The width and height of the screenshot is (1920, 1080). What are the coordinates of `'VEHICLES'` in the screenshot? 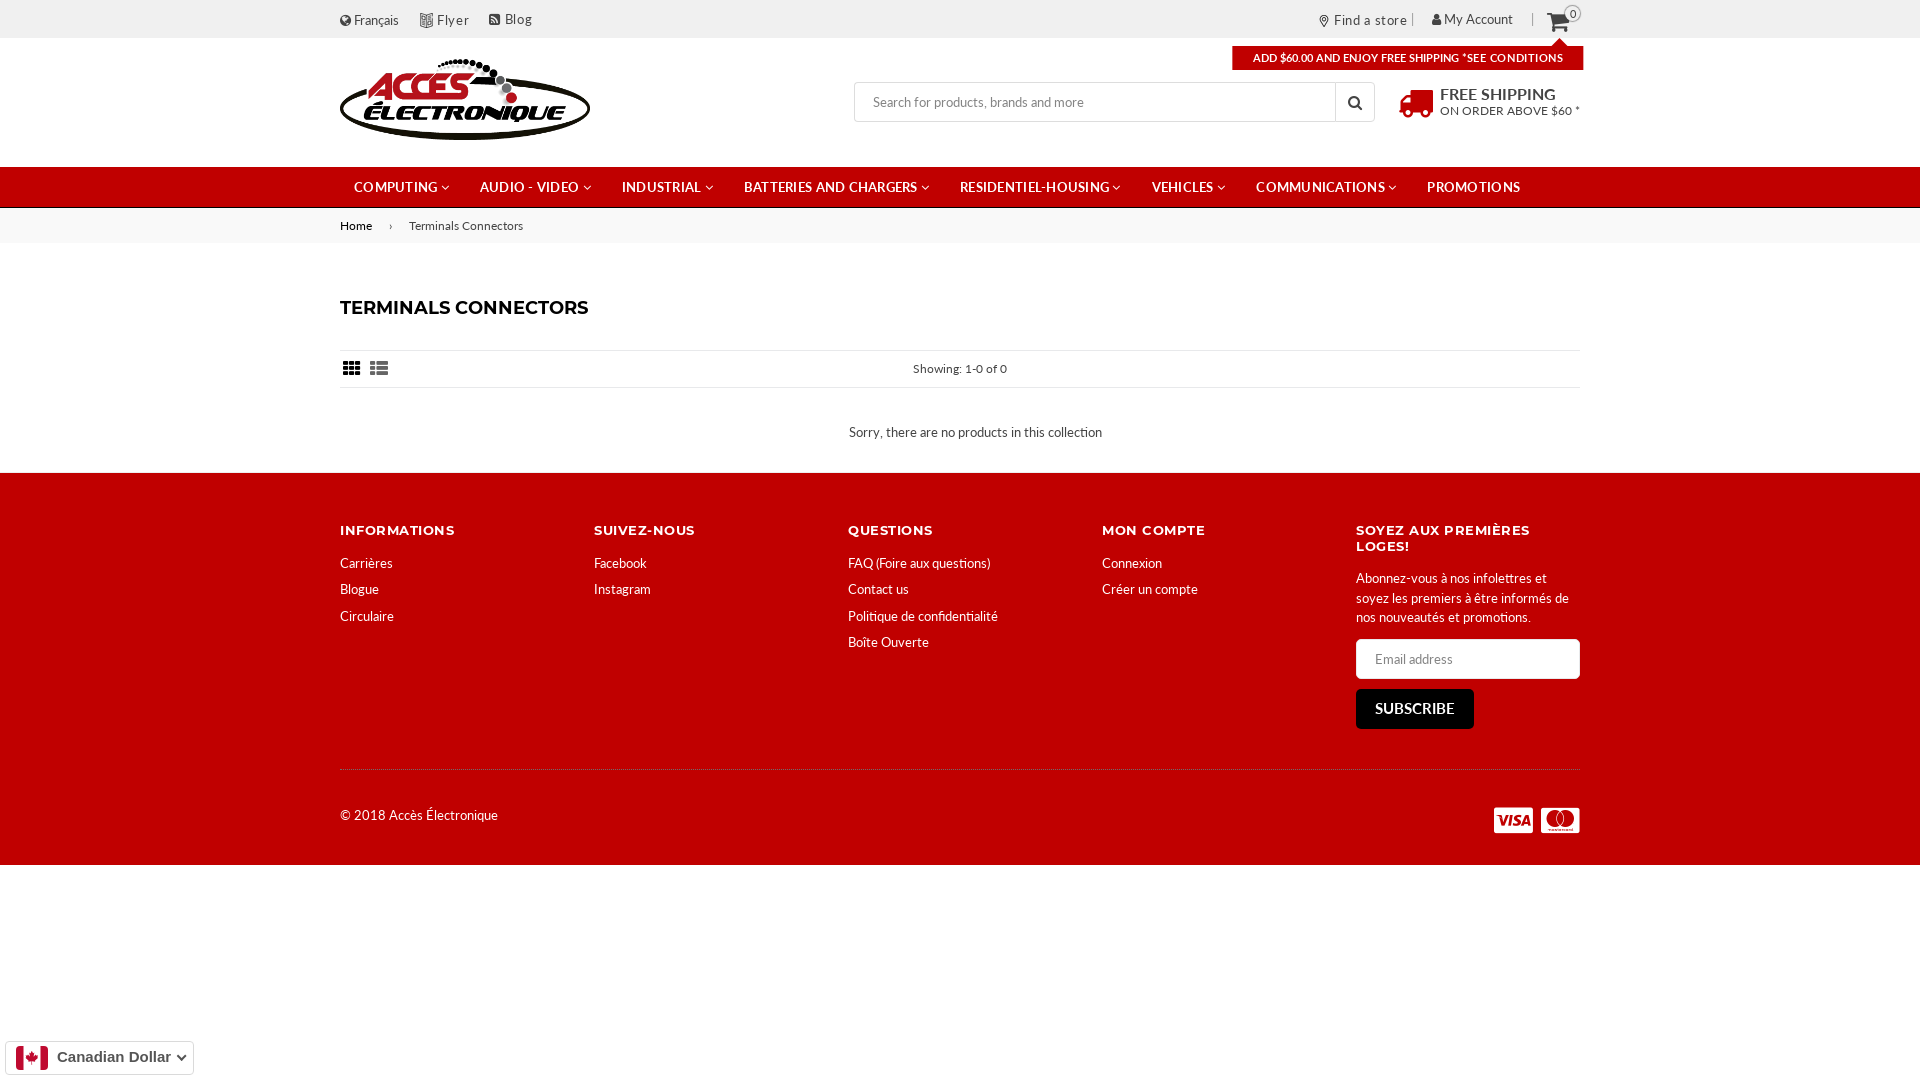 It's located at (1189, 186).